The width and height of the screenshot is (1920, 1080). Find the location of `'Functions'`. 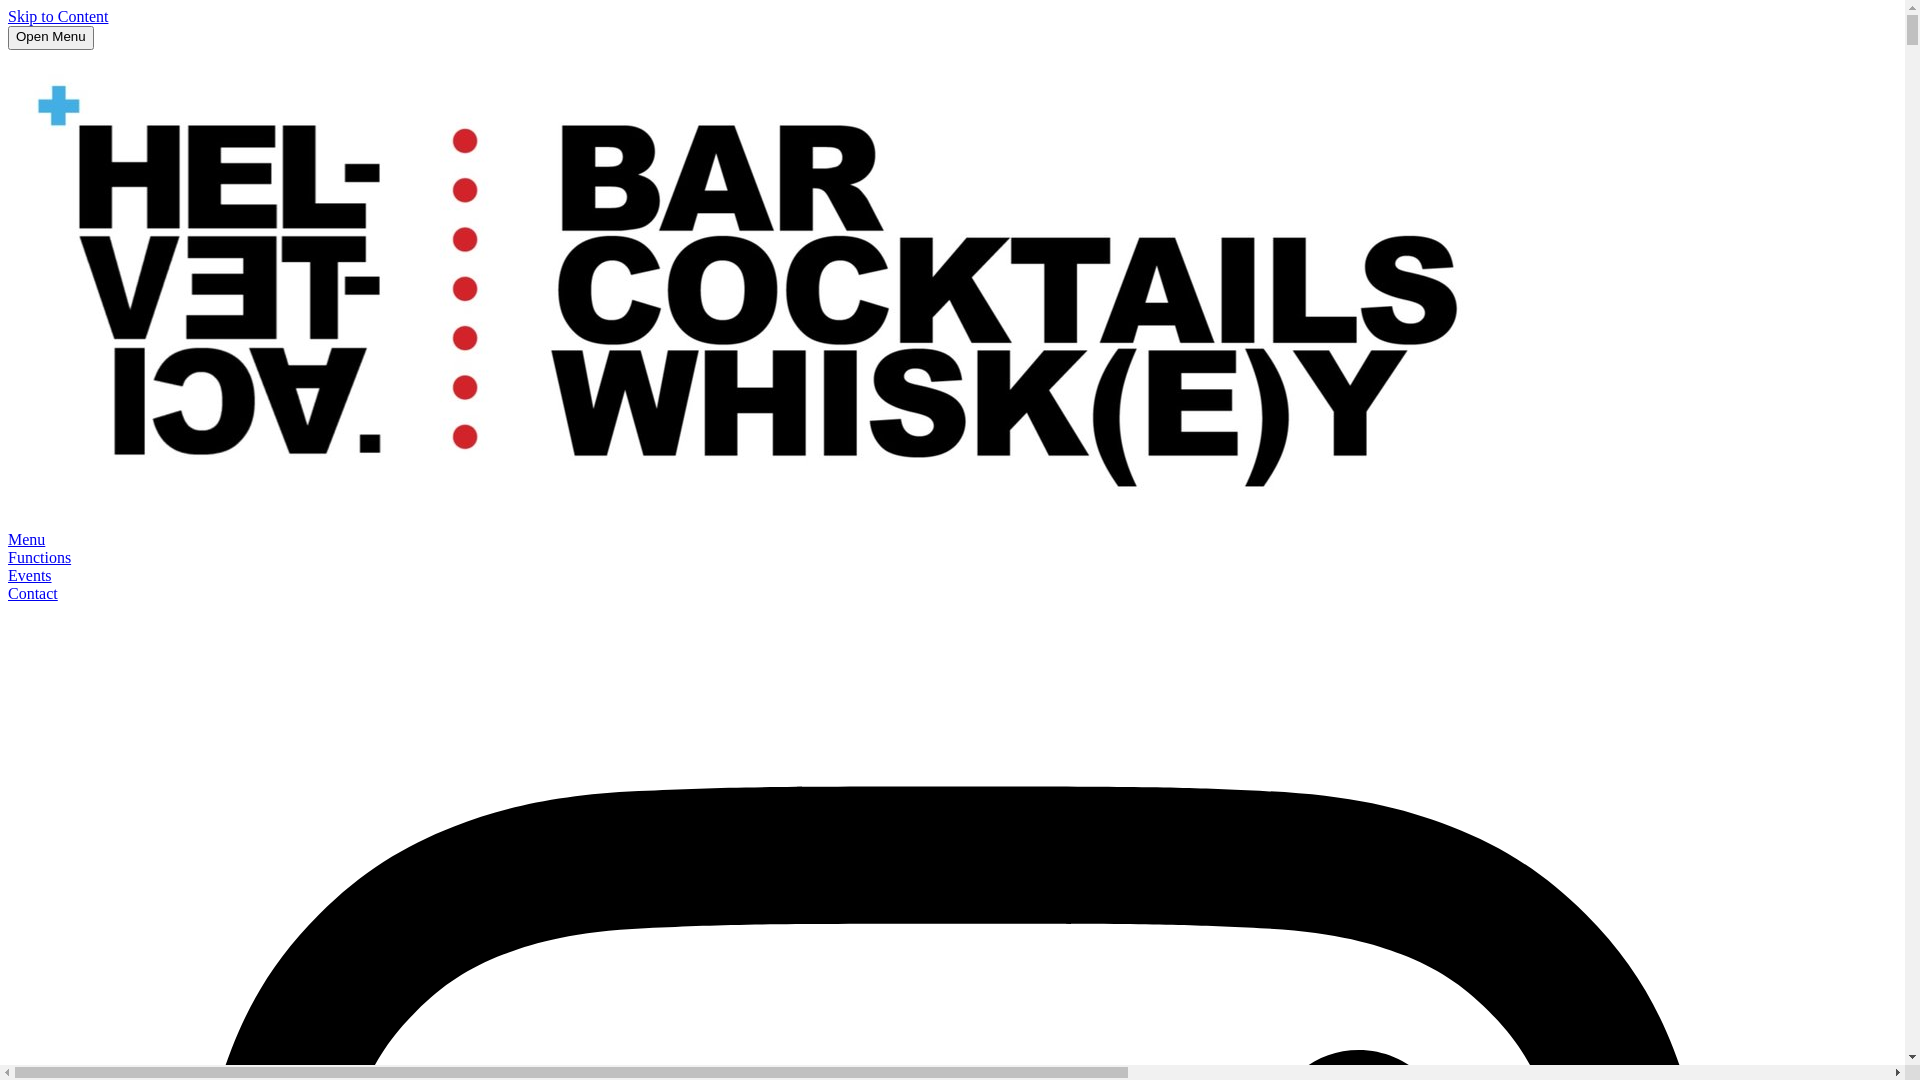

'Functions' is located at coordinates (39, 557).